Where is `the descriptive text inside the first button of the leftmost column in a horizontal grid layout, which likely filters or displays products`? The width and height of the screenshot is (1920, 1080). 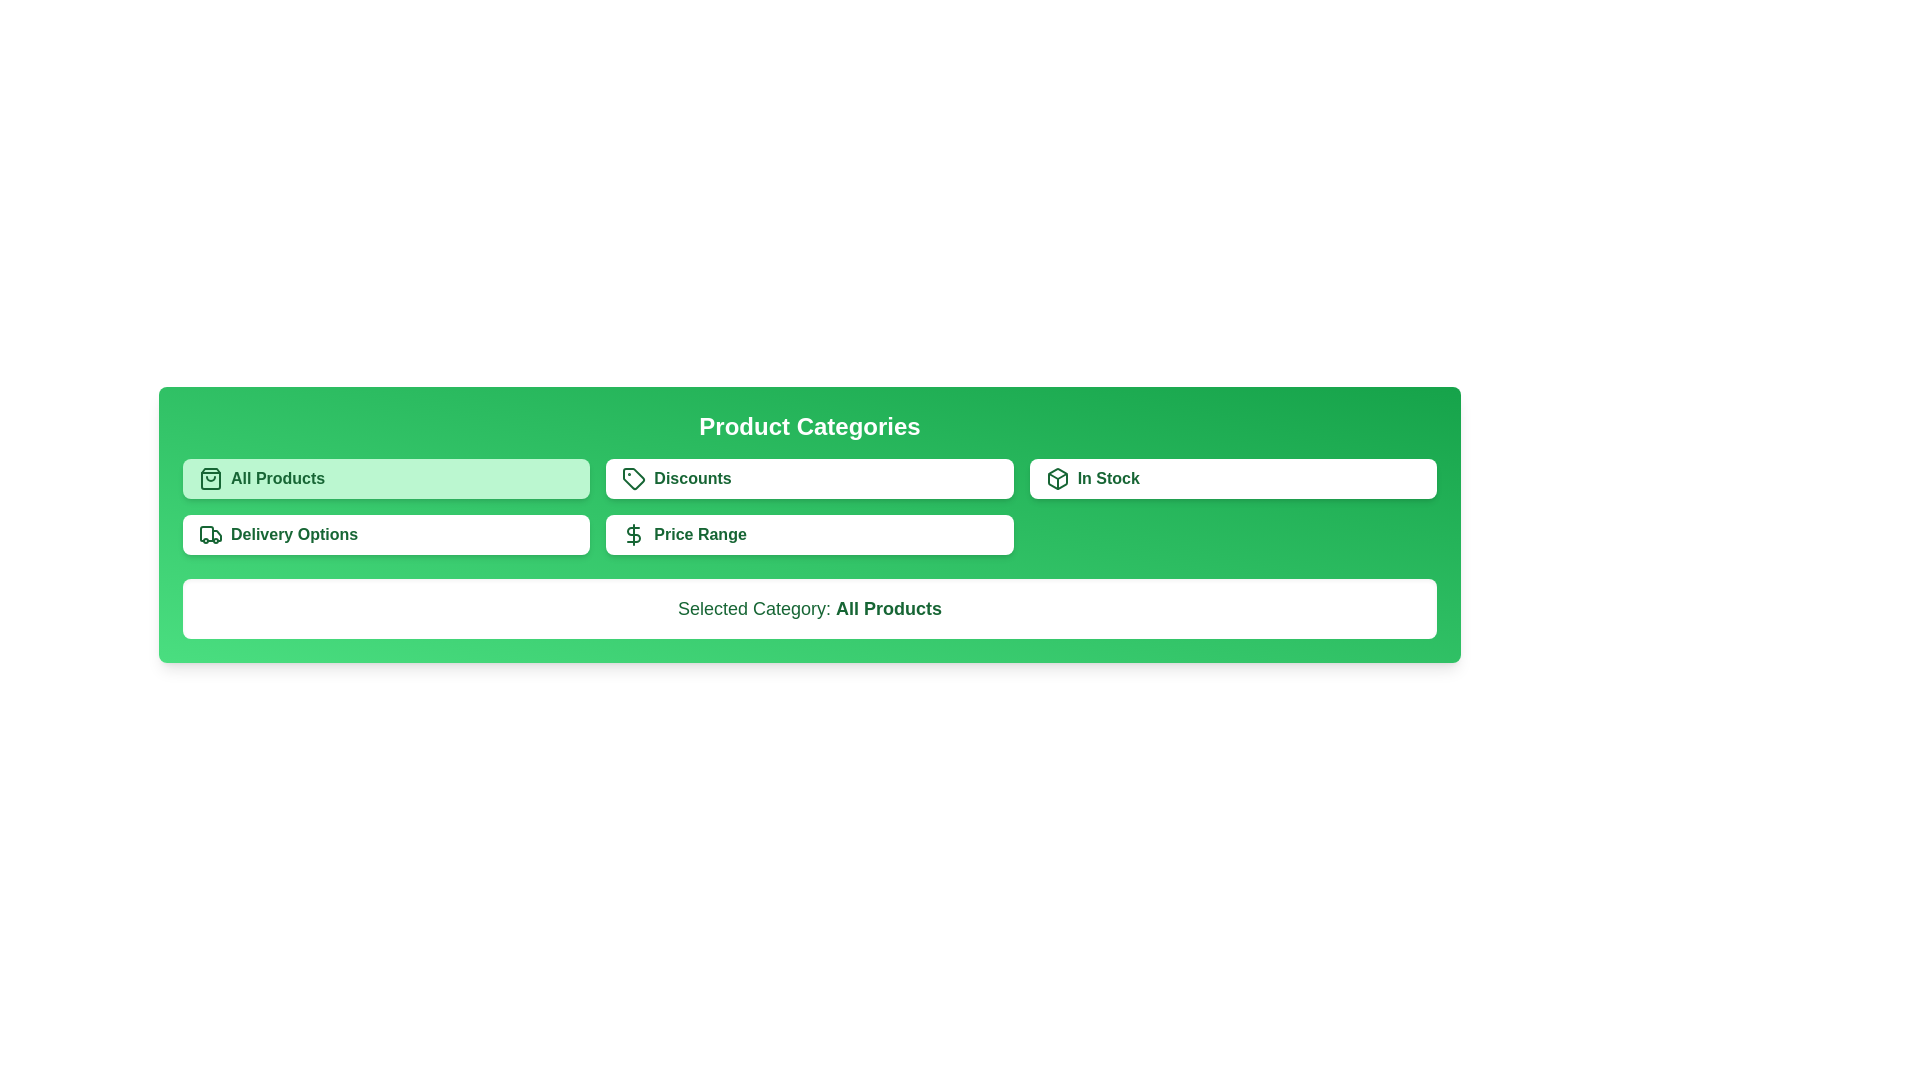 the descriptive text inside the first button of the leftmost column in a horizontal grid layout, which likely filters or displays products is located at coordinates (277, 478).